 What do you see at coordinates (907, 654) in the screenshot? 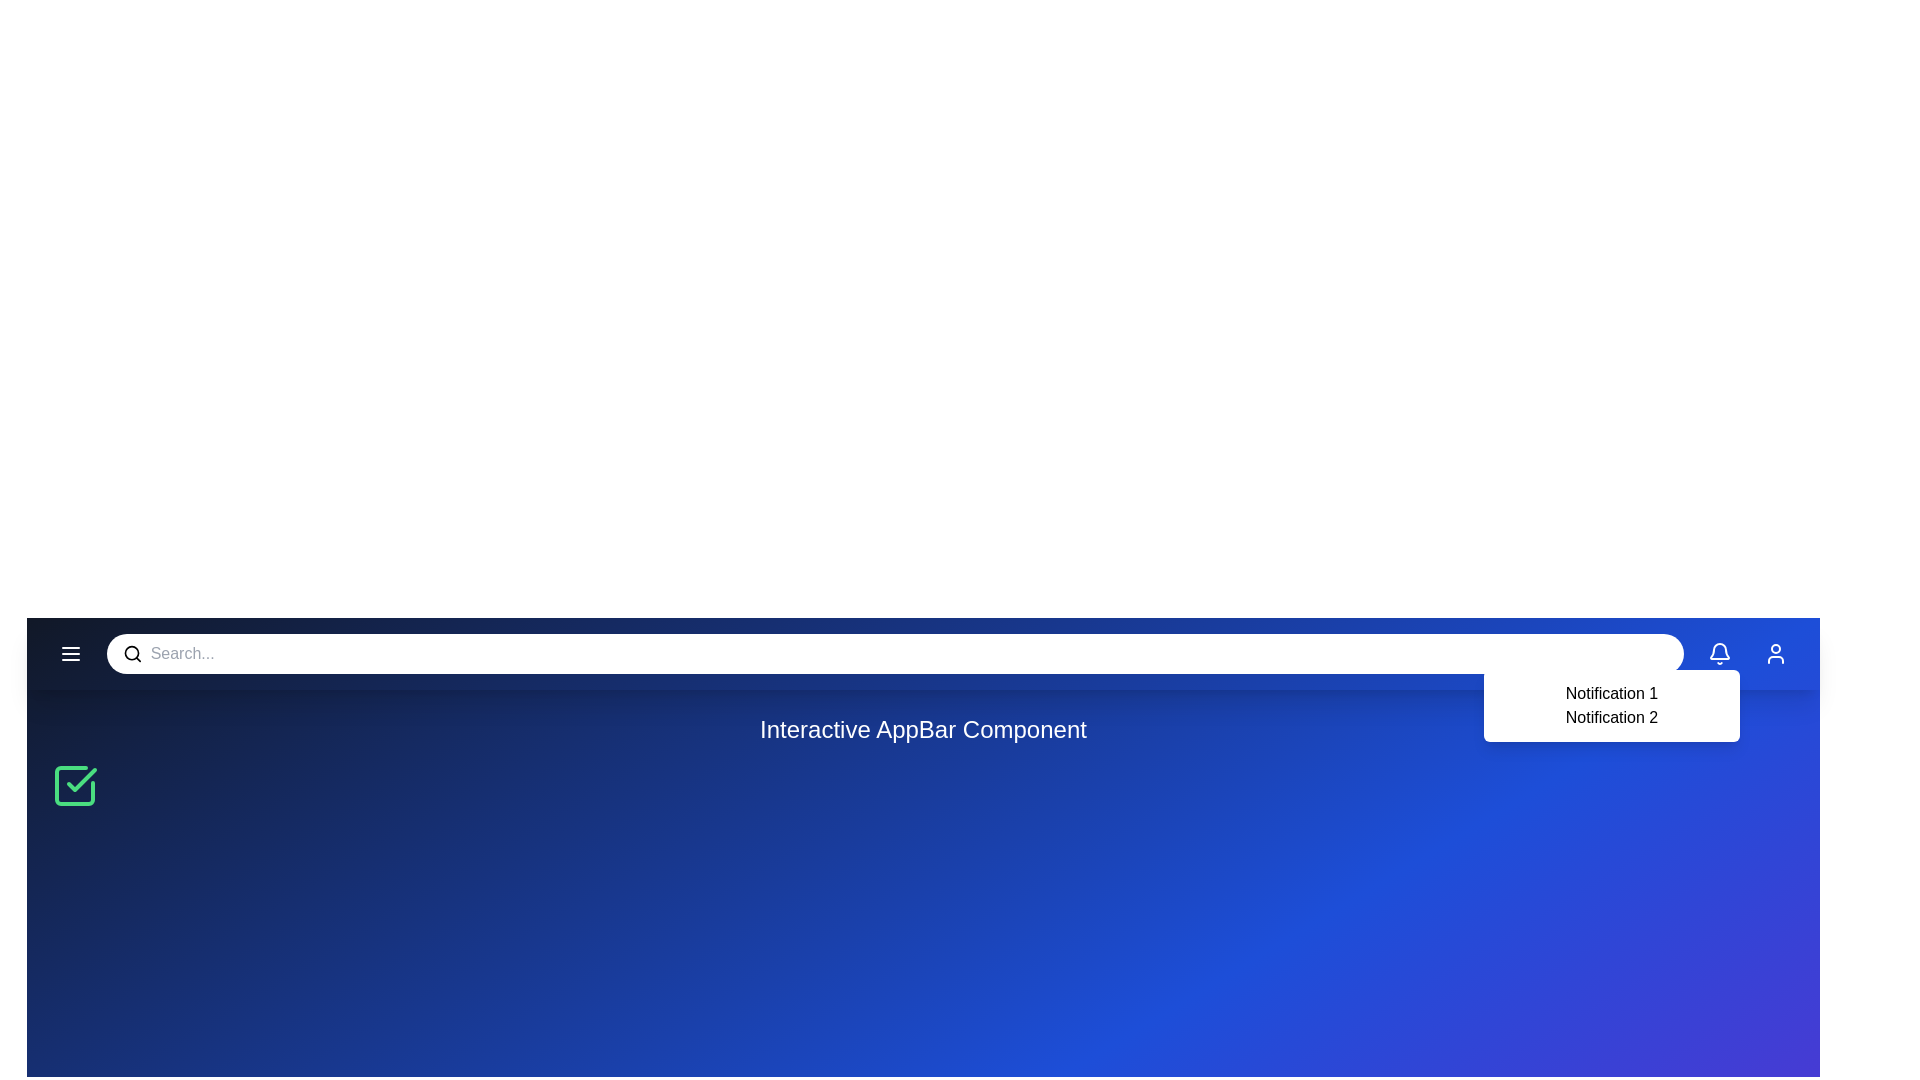
I see `the search input field to focus it` at bounding box center [907, 654].